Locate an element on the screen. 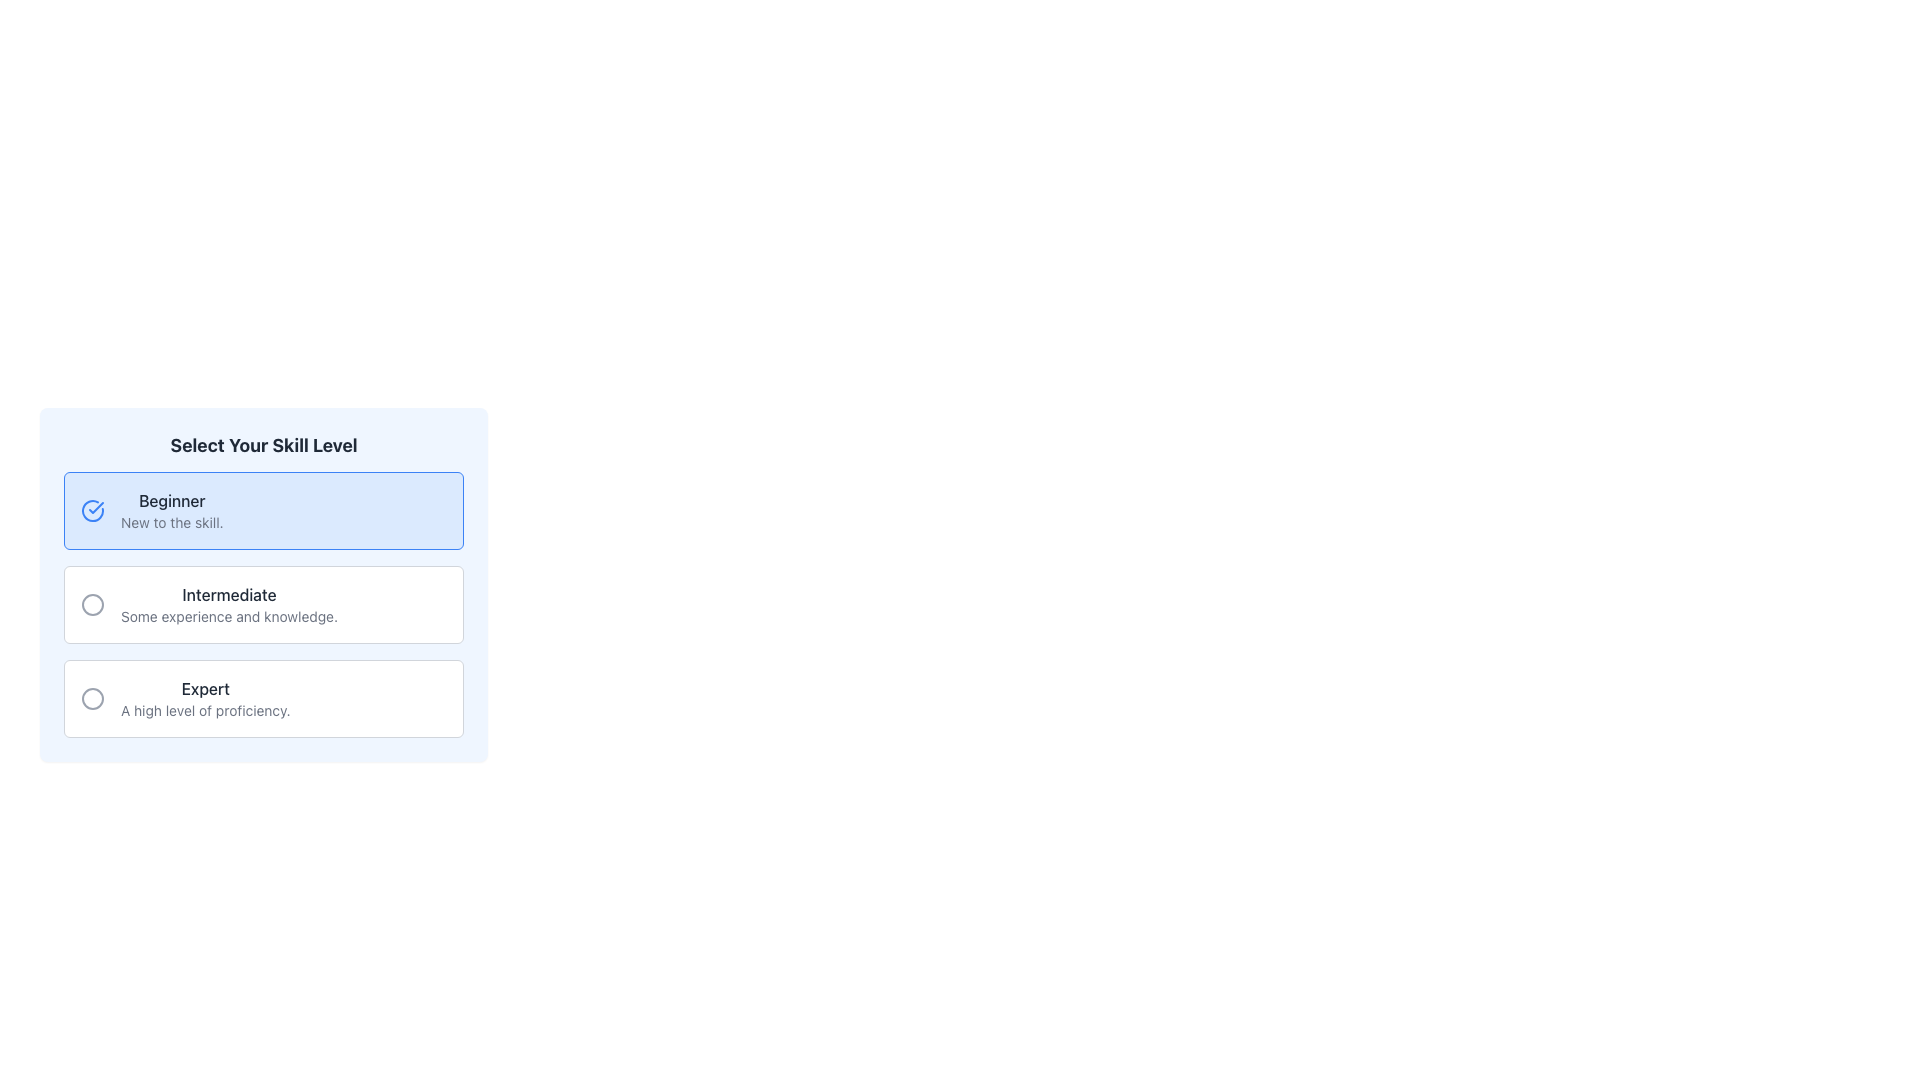  the blue circular icon with a checkmark inside, located next to the 'Beginner' label in the skill level selection interface is located at coordinates (91, 509).